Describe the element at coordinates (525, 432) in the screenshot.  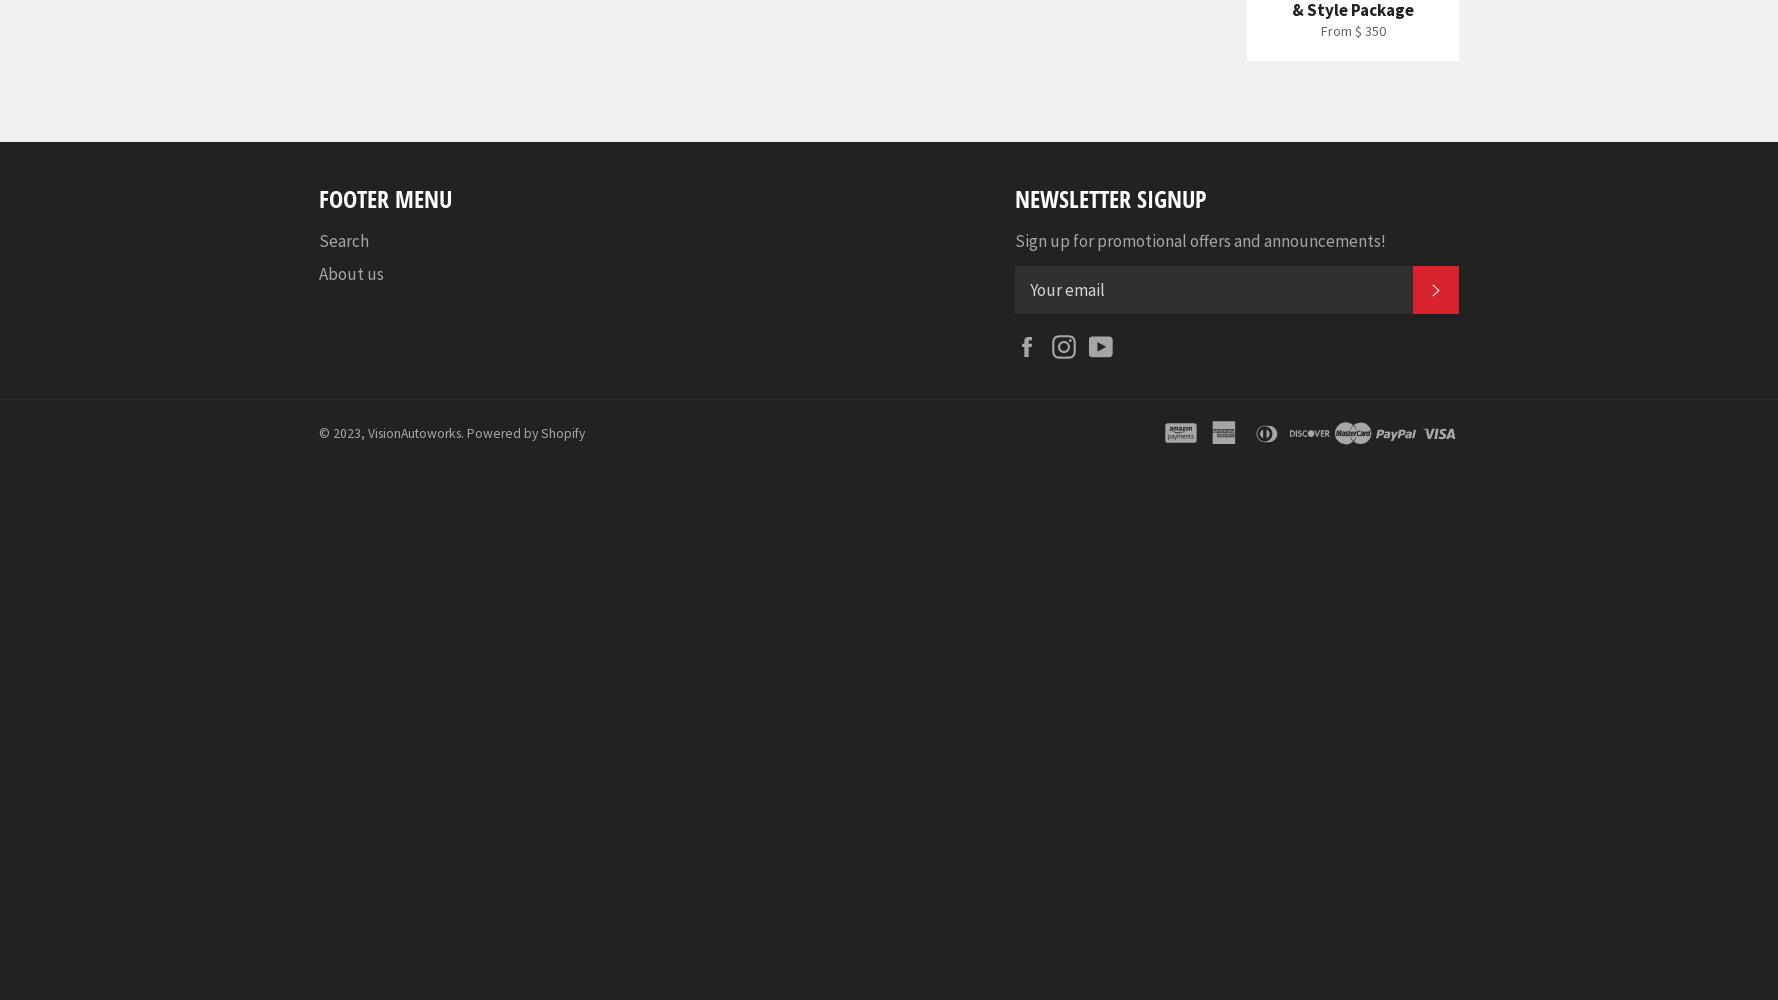
I see `'Powered by Shopify'` at that location.